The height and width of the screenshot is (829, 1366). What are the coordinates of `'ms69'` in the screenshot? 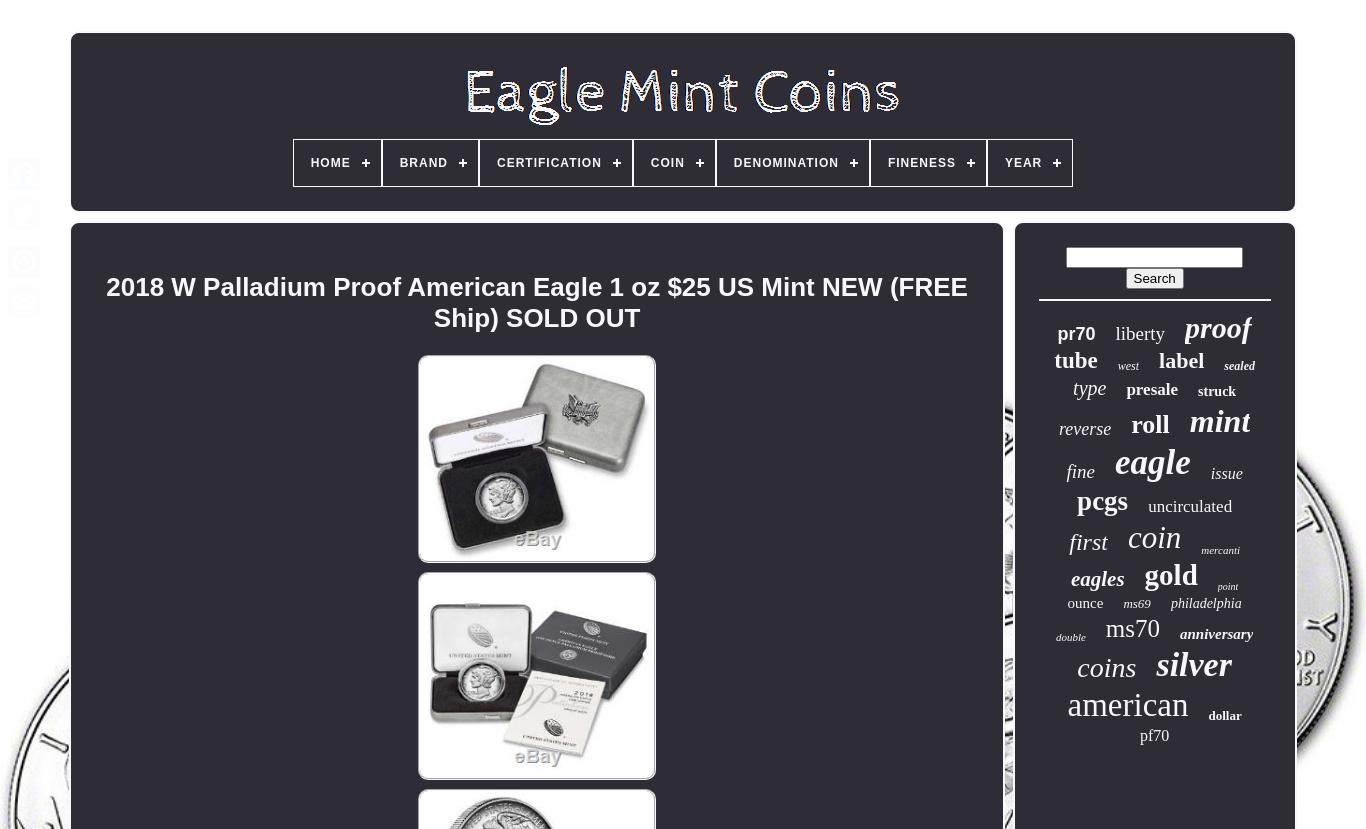 It's located at (1135, 603).